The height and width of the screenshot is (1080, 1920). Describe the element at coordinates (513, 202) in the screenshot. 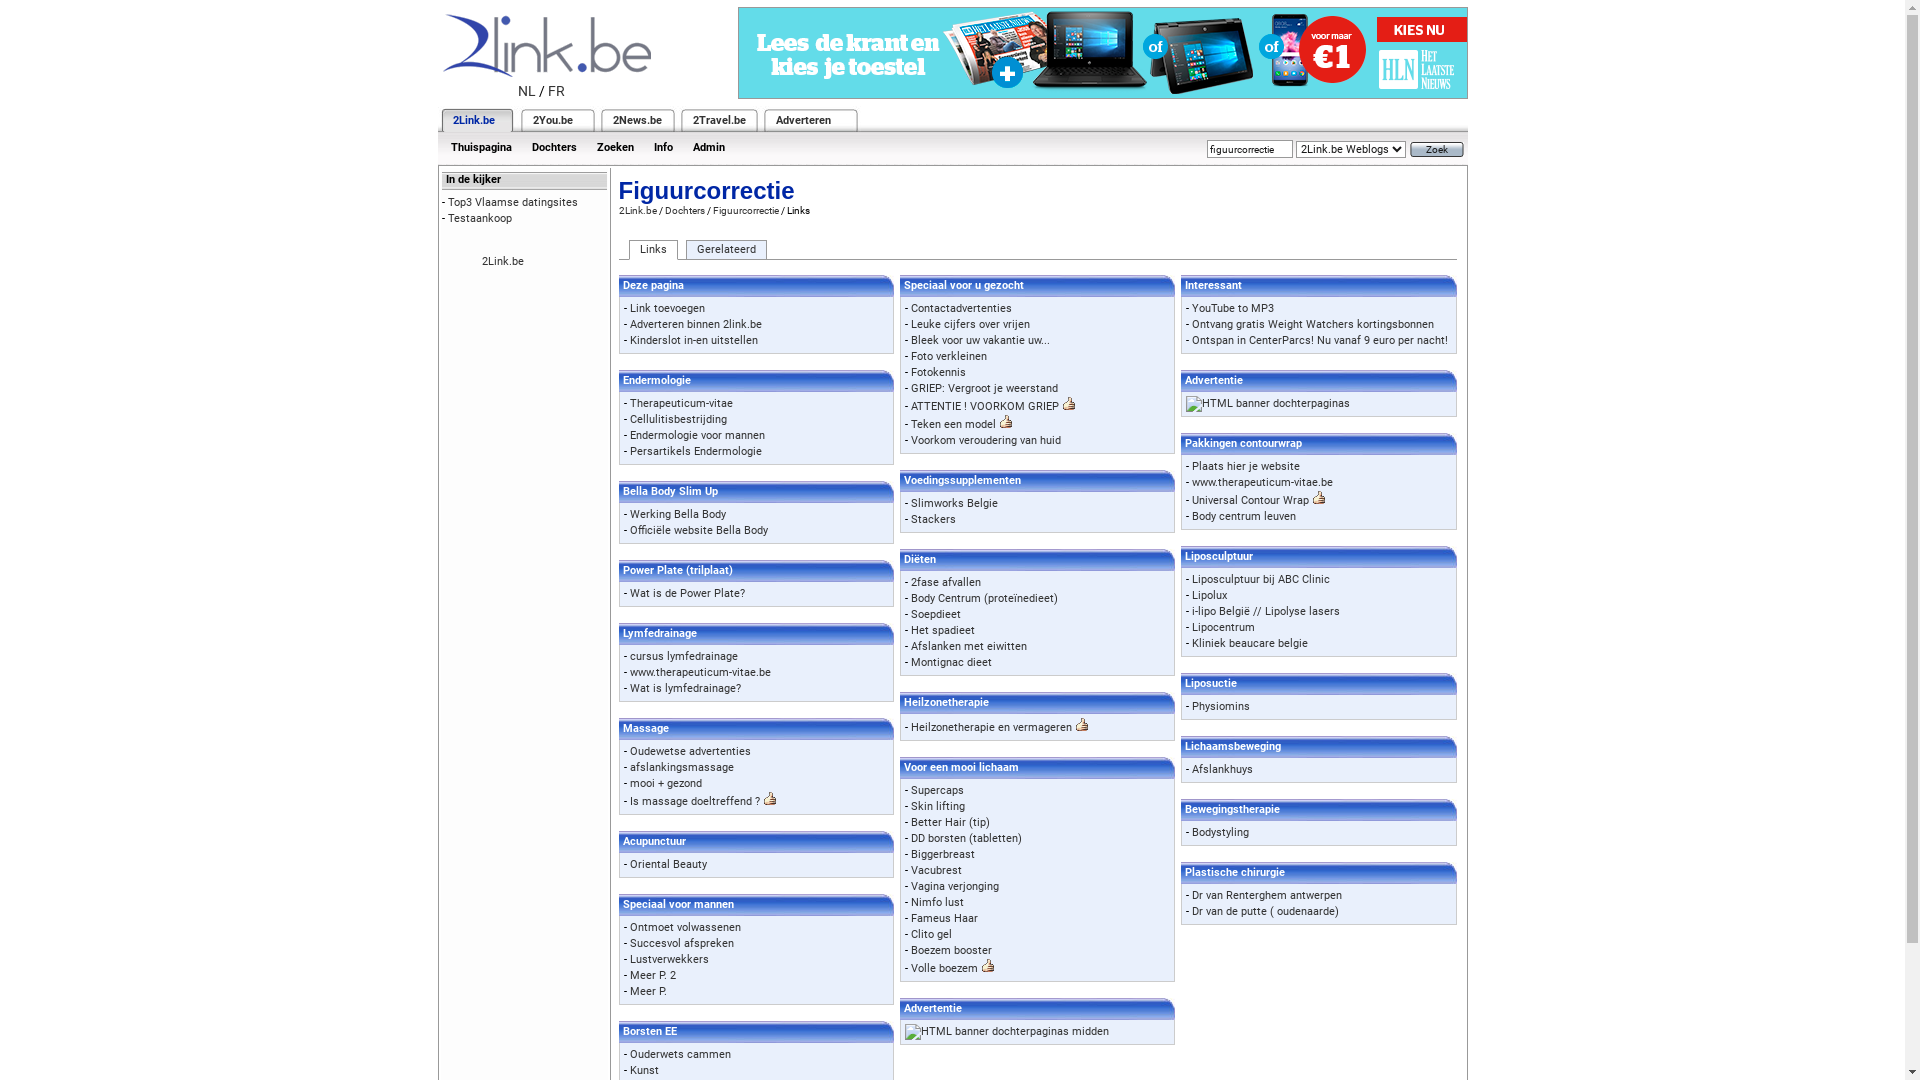

I see `'Top3 Vlaamse datingsites'` at that location.